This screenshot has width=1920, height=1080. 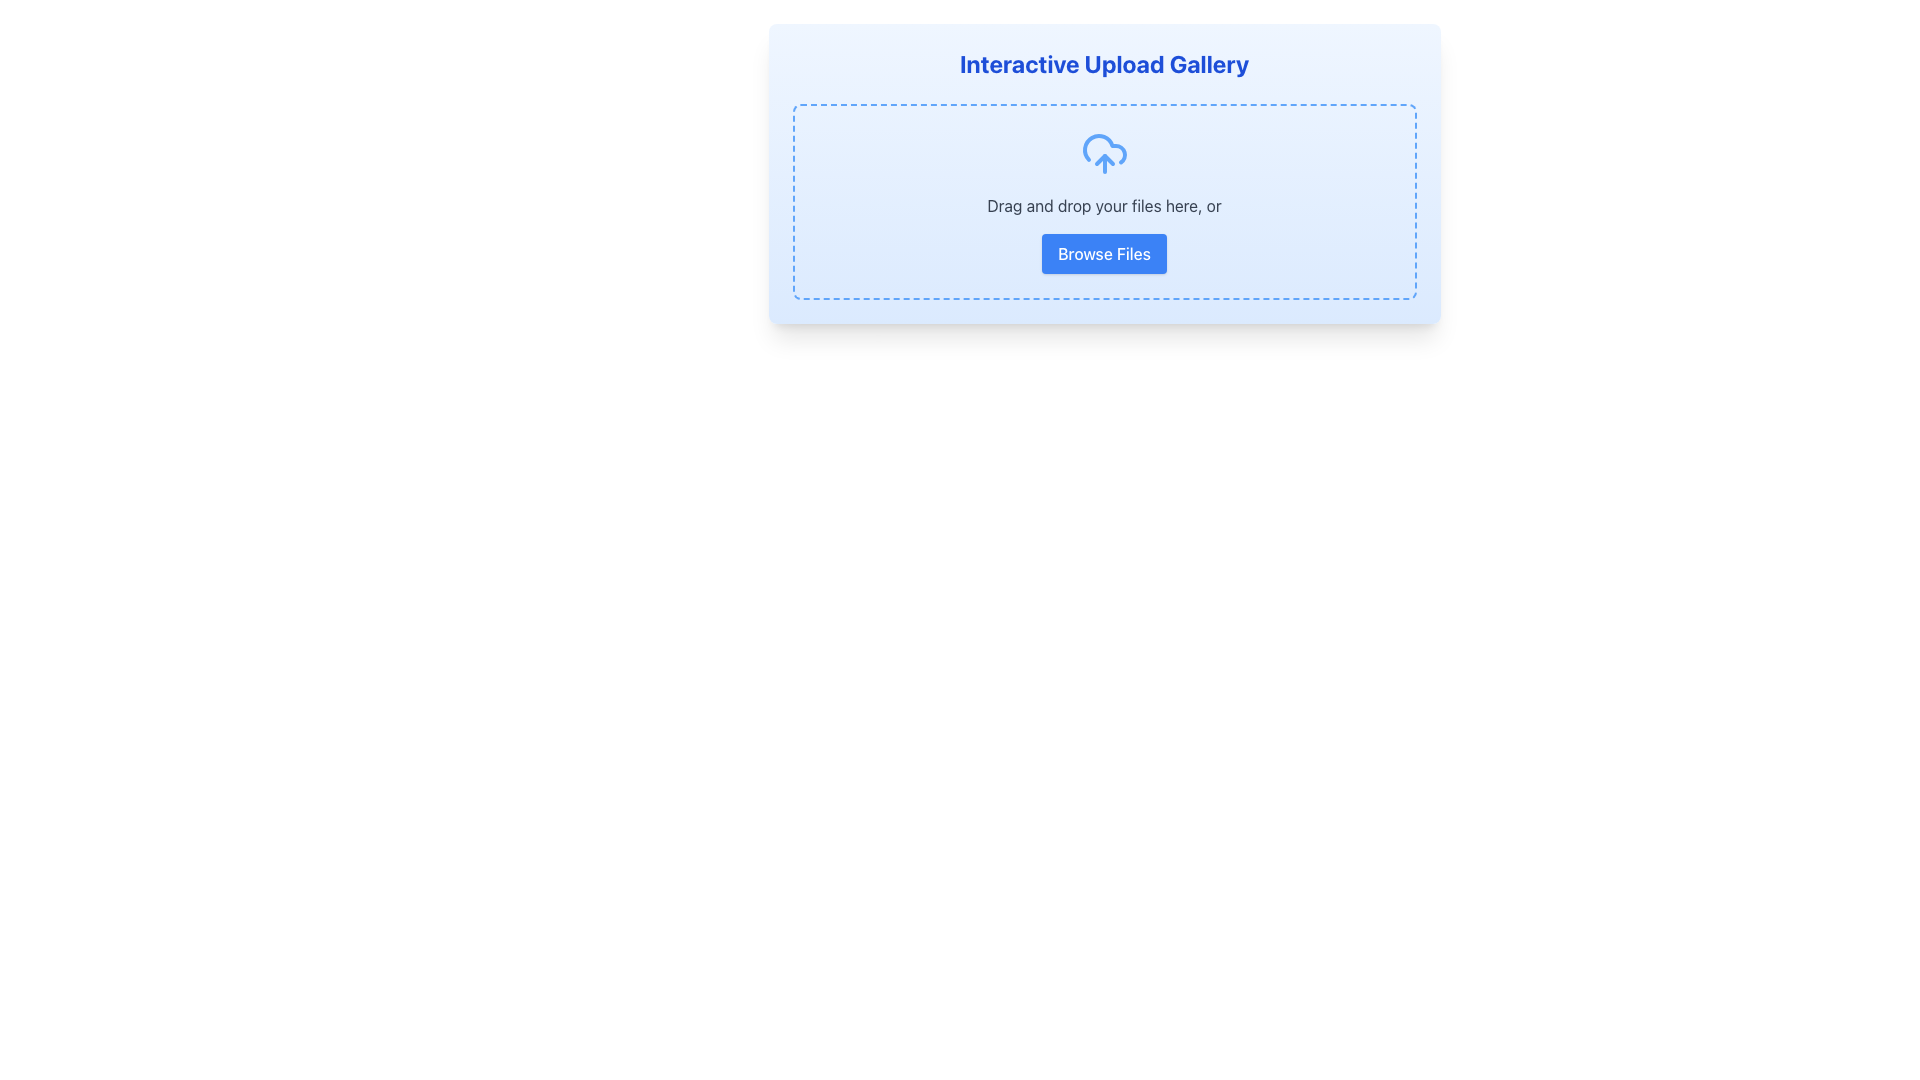 I want to click on the upload icon, which is represented by a triangular arrow within a cloud shape, located in the upper central portion of the interface, so click(x=1103, y=158).